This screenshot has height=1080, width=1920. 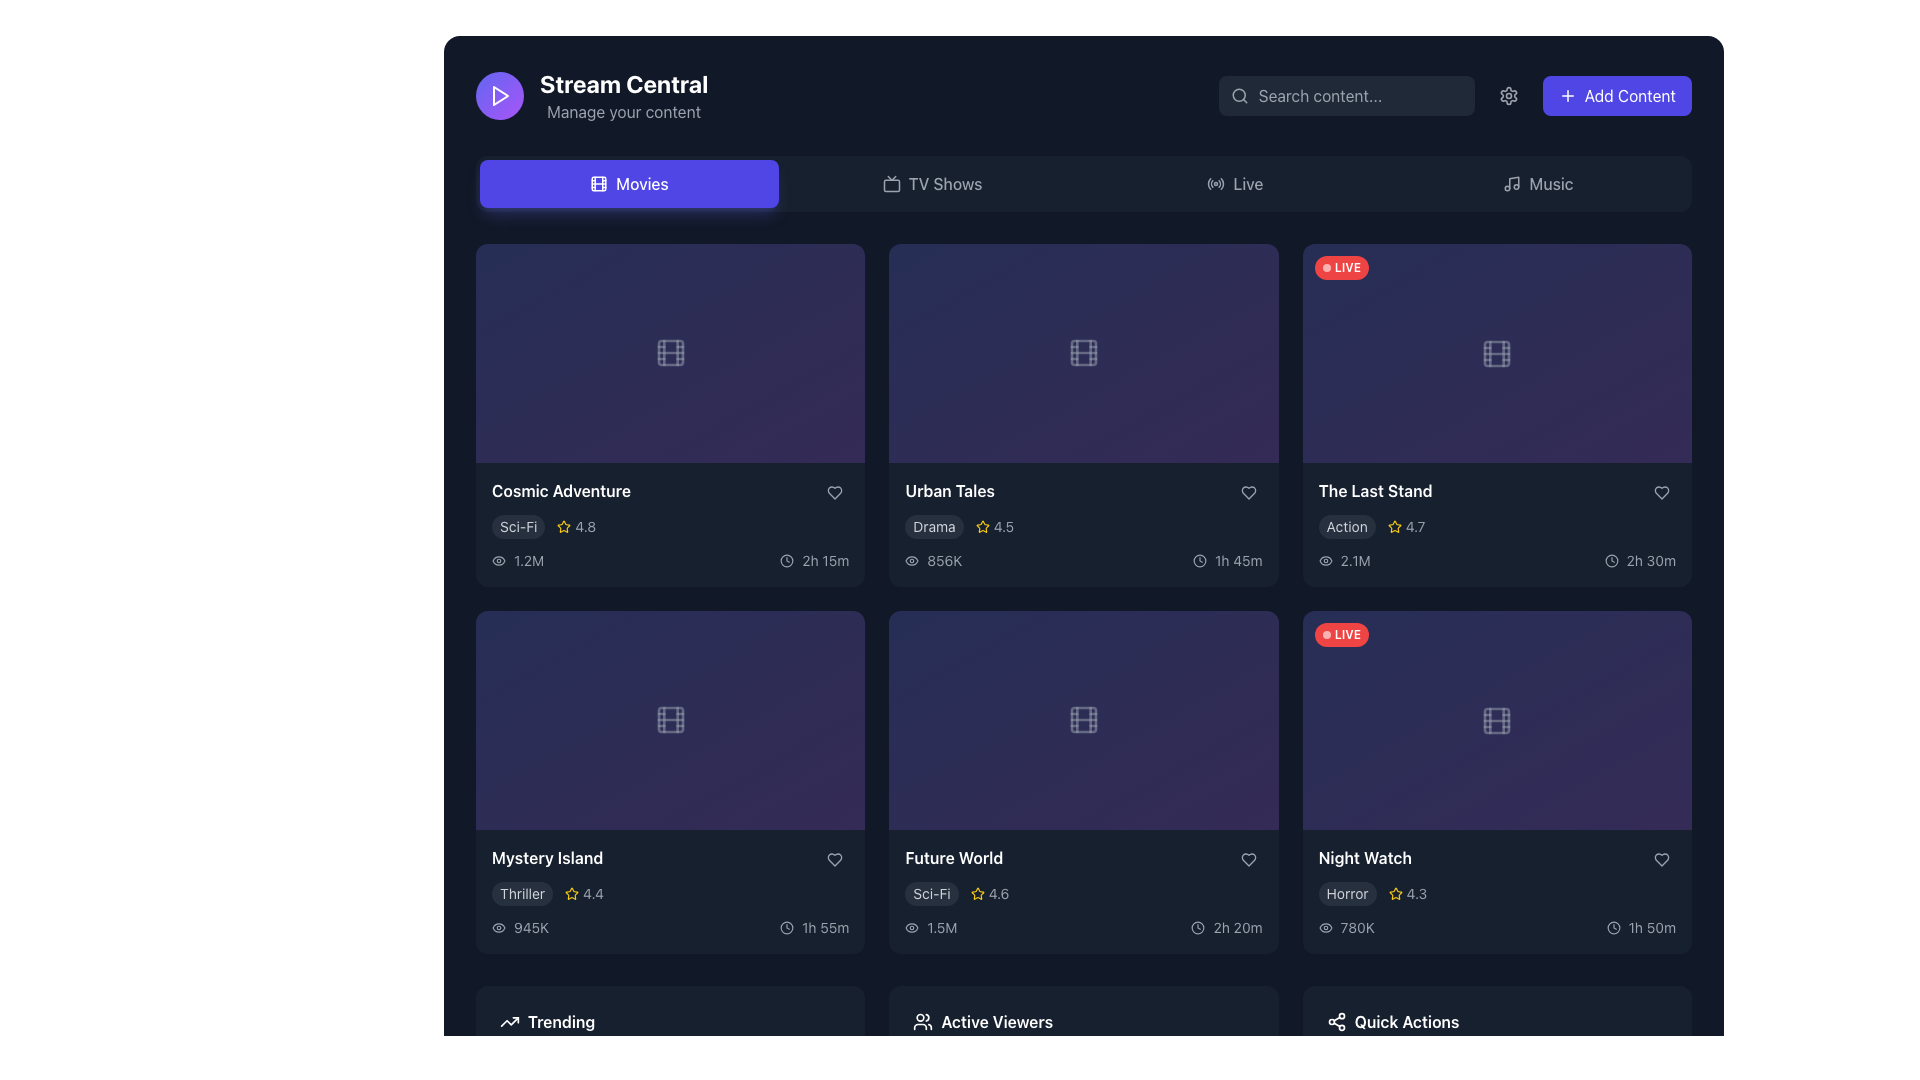 What do you see at coordinates (1652, 928) in the screenshot?
I see `displayed time from the text label showing '1h 50m', which is located at the bottom-right of the 'Night Watch' card and is aligned to the right of a clock icon` at bounding box center [1652, 928].